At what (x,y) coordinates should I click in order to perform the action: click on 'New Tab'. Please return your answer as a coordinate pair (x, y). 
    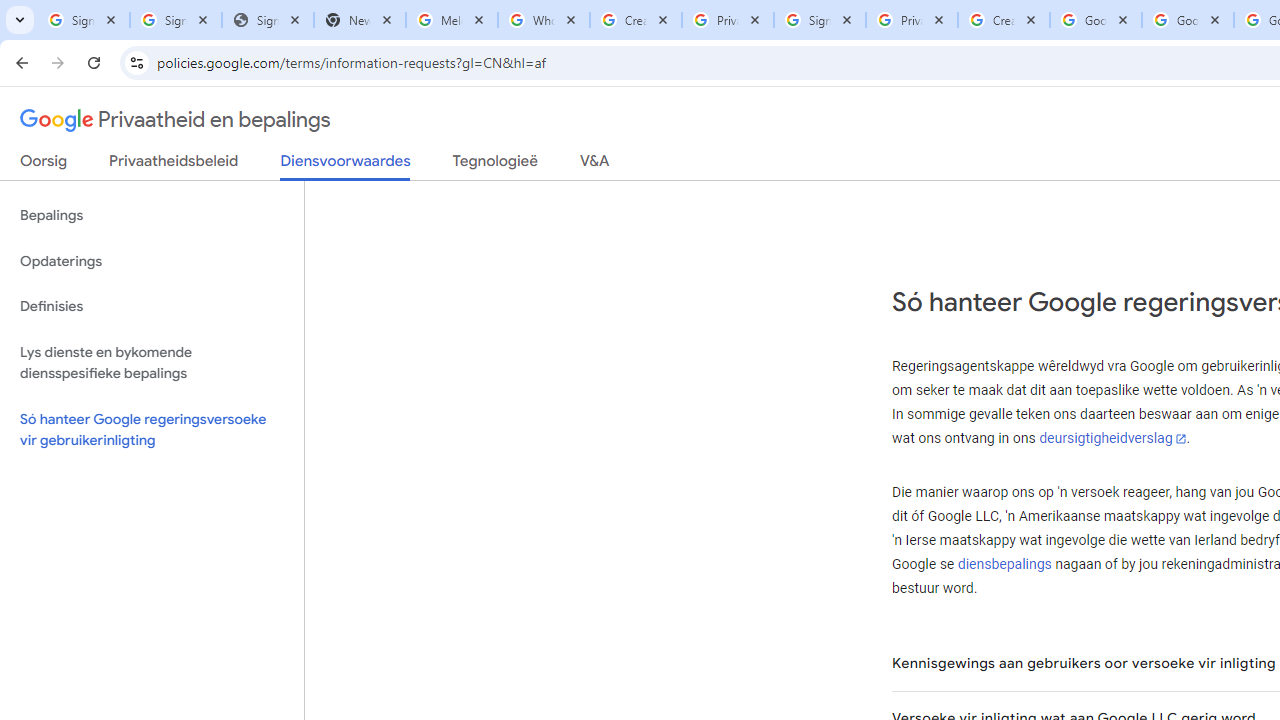
    Looking at the image, I should click on (359, 20).